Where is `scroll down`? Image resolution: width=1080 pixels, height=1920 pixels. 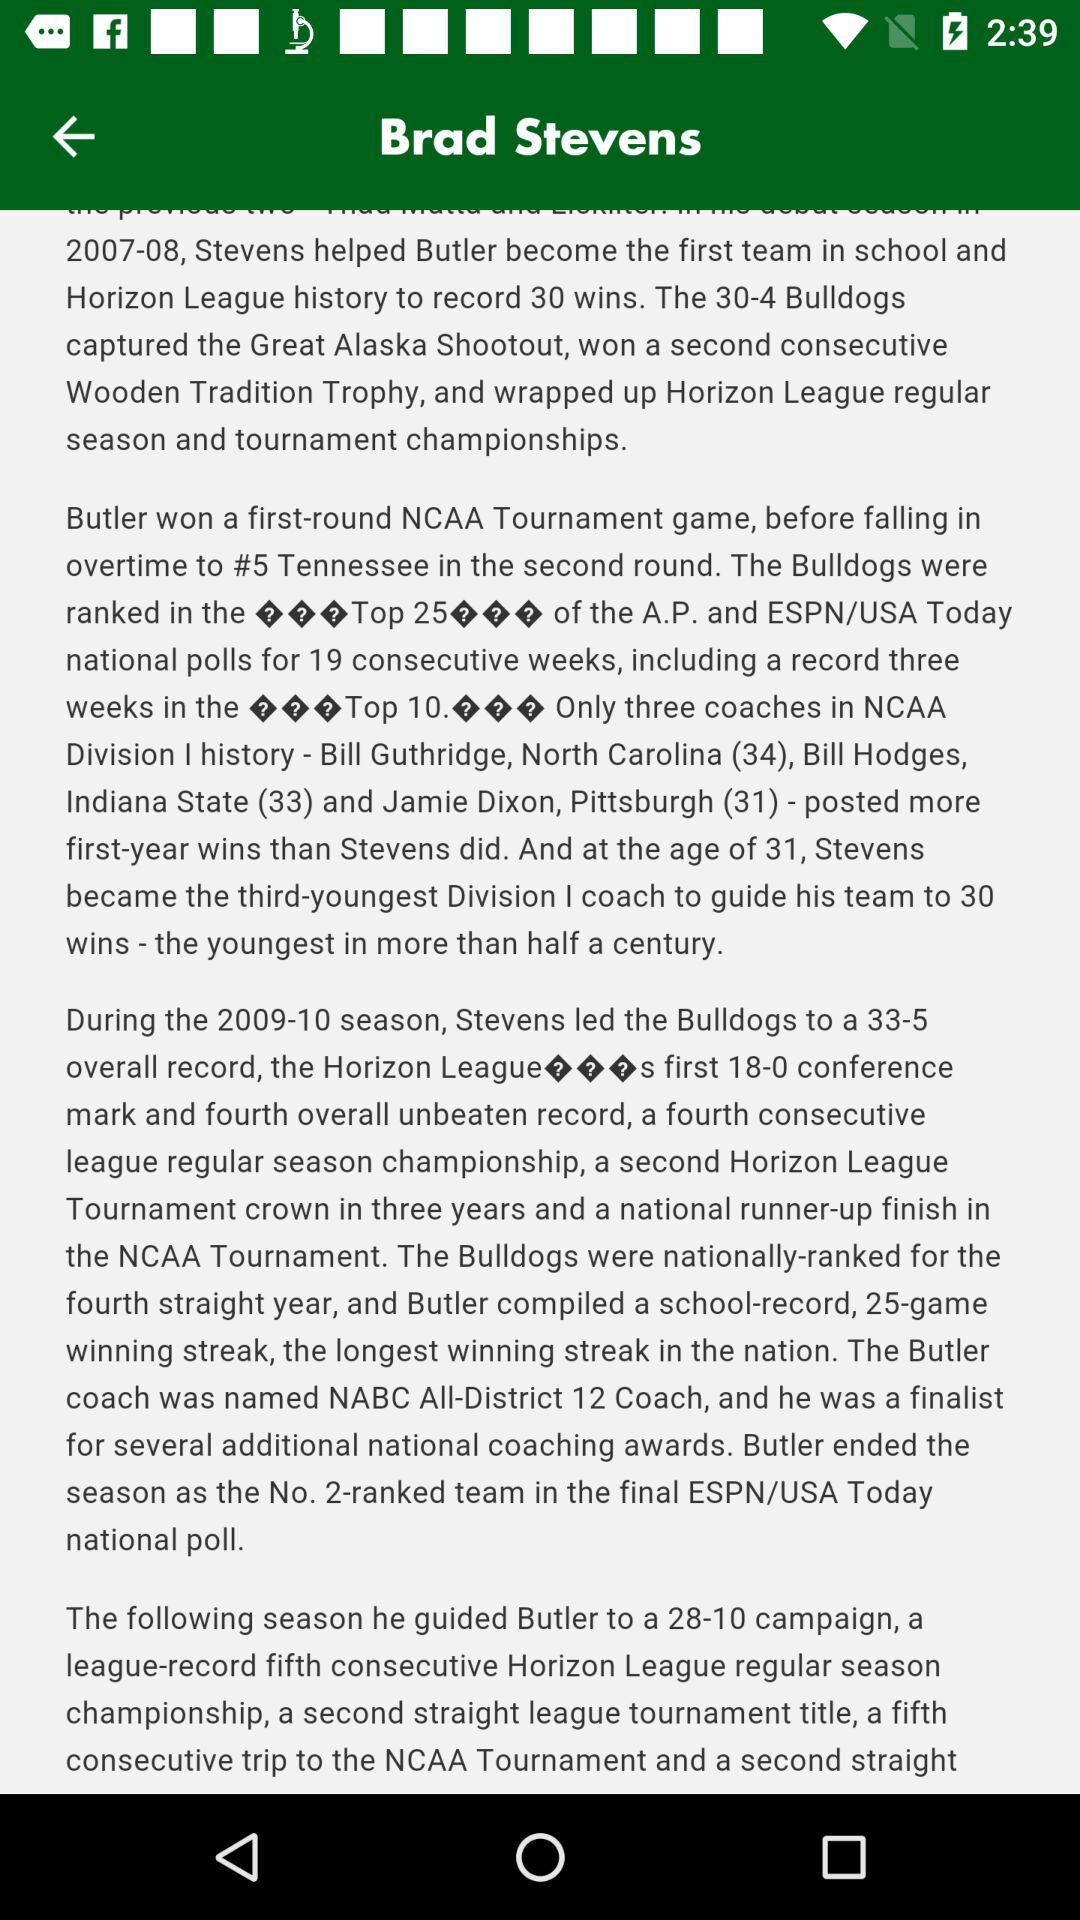
scroll down is located at coordinates (540, 1002).